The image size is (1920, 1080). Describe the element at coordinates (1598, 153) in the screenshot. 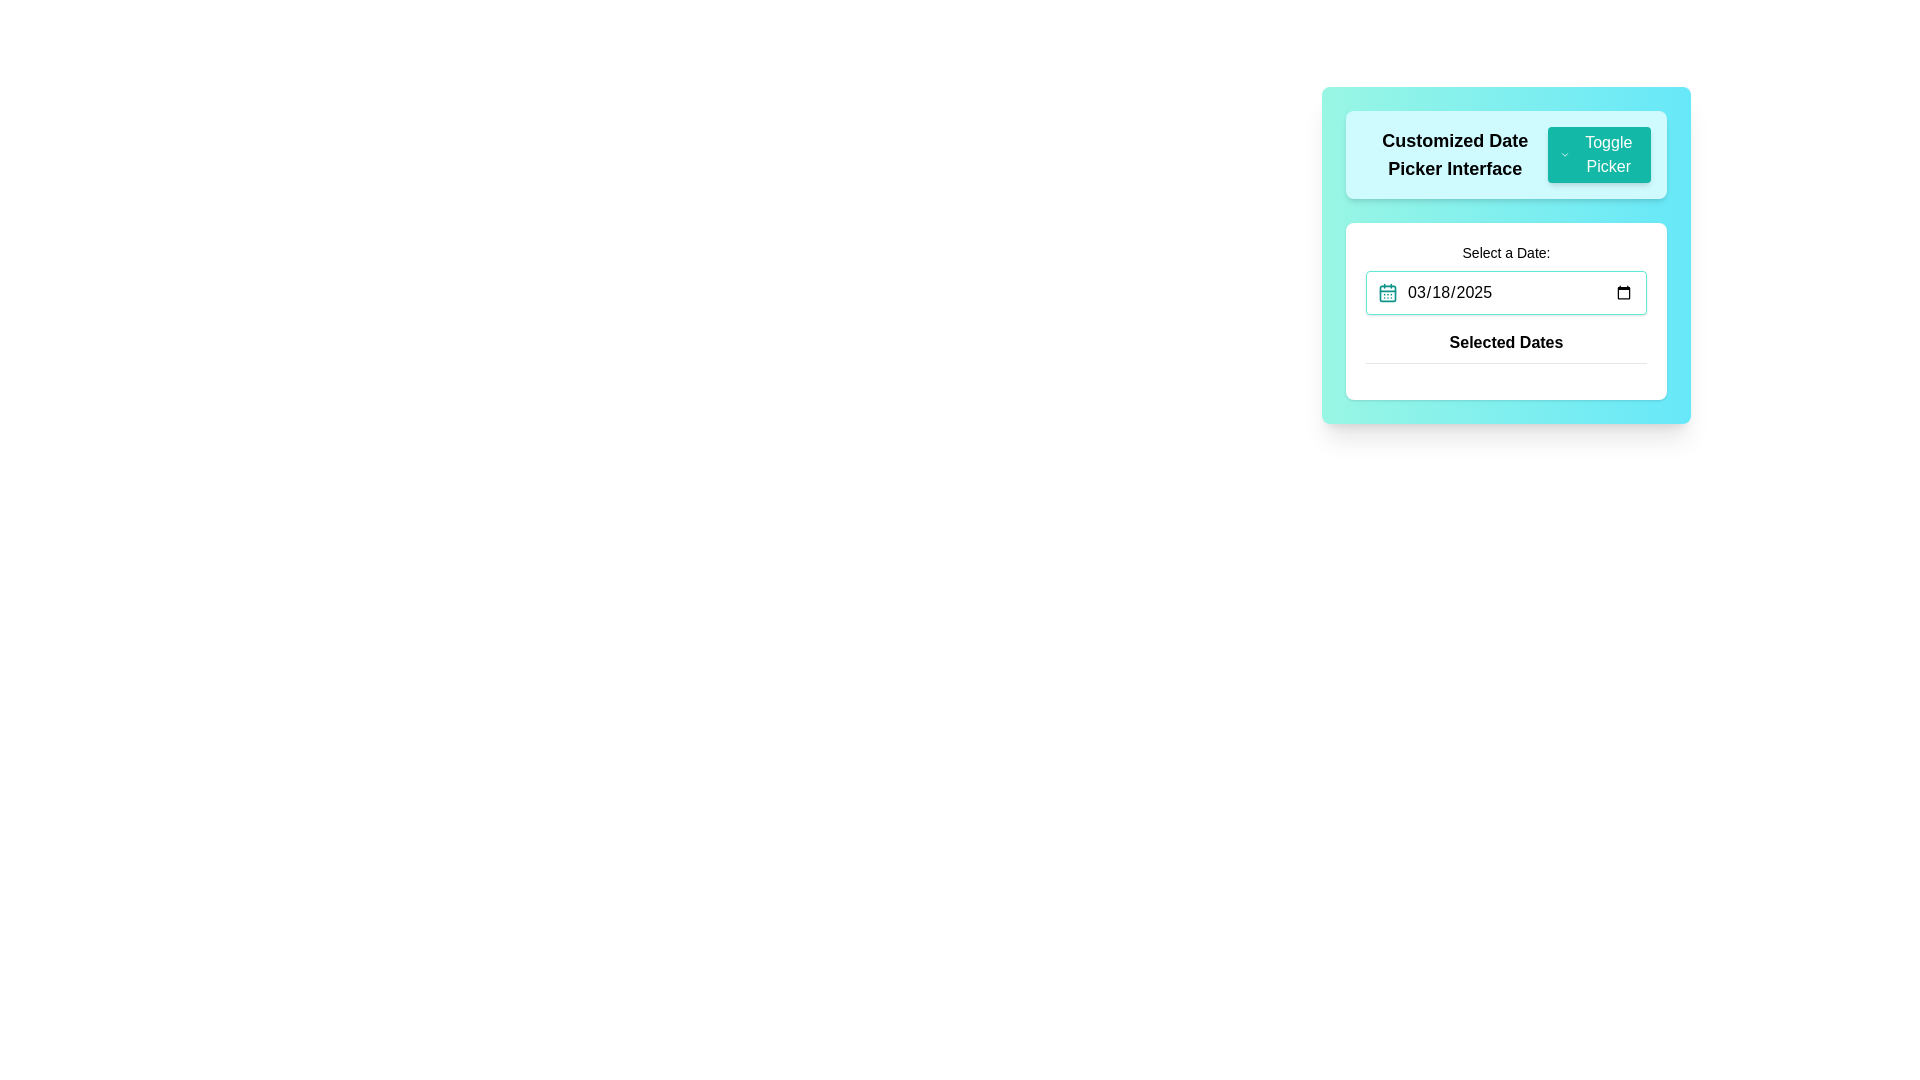

I see `the 'Toggle Picker' button located` at that location.